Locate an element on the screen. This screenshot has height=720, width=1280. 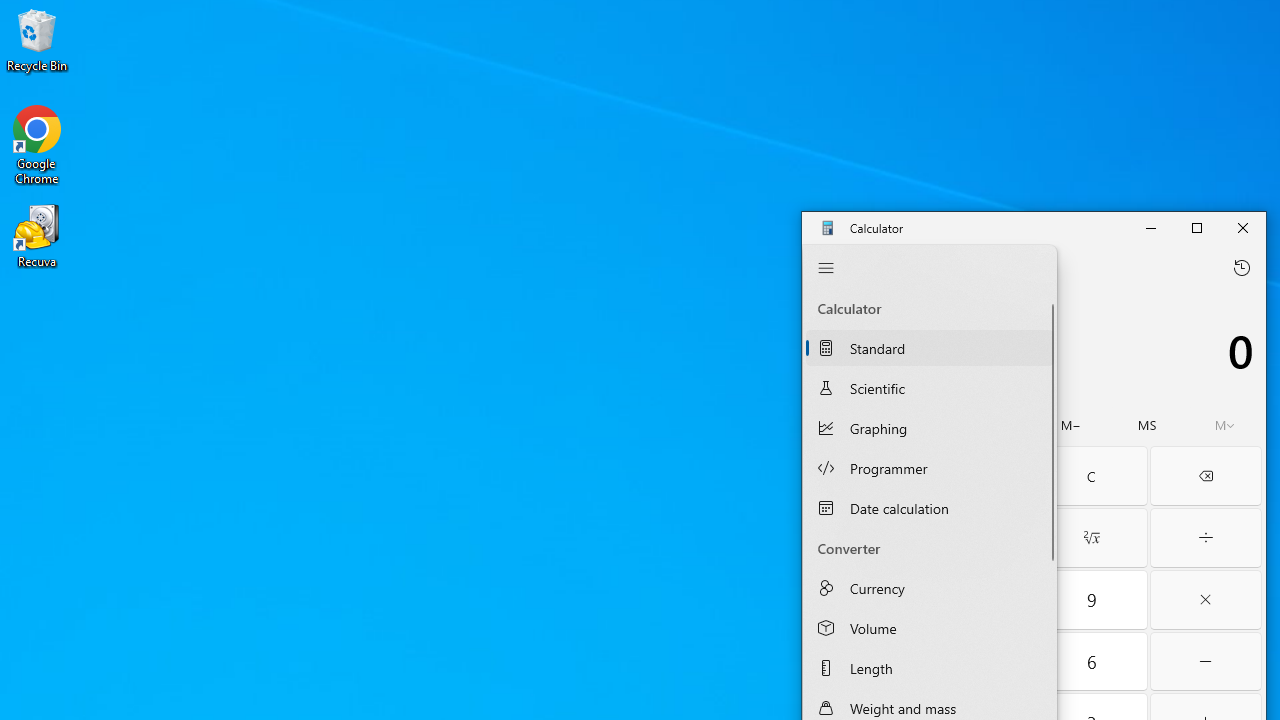
'Currency Converter' is located at coordinates (928, 587).